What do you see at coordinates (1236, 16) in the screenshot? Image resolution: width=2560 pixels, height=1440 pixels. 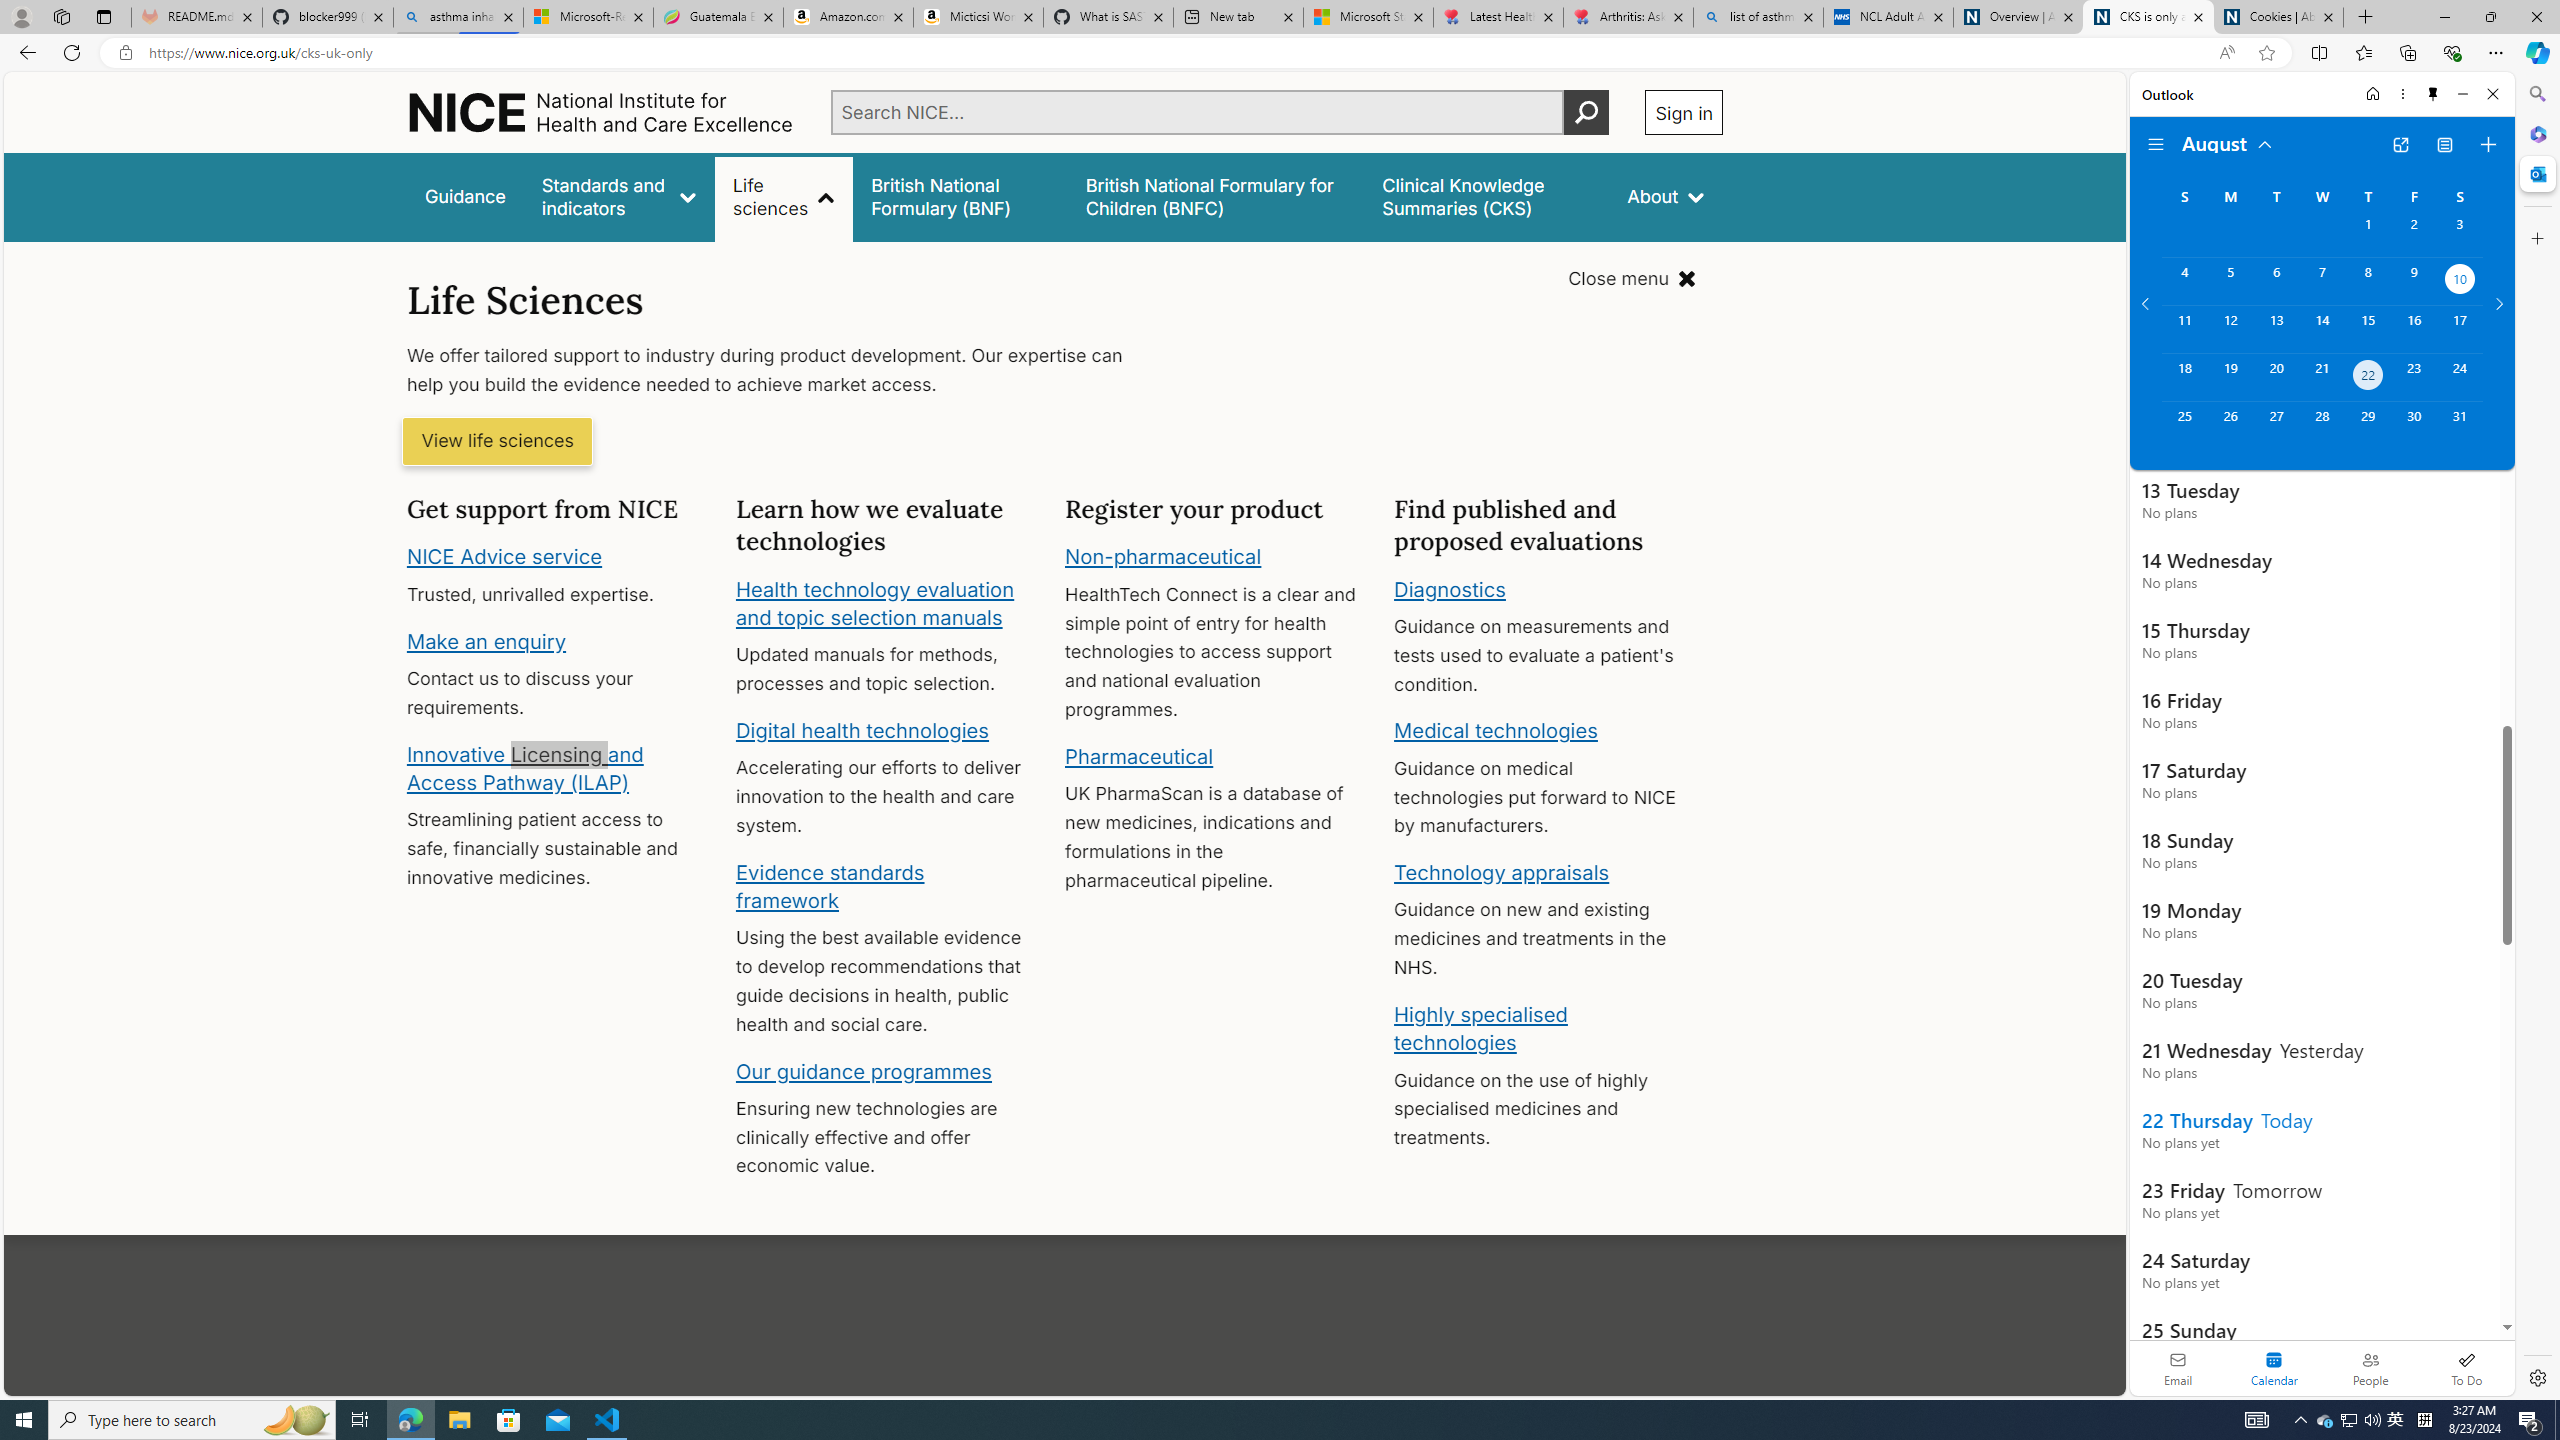 I see `'New tab'` at bounding box center [1236, 16].